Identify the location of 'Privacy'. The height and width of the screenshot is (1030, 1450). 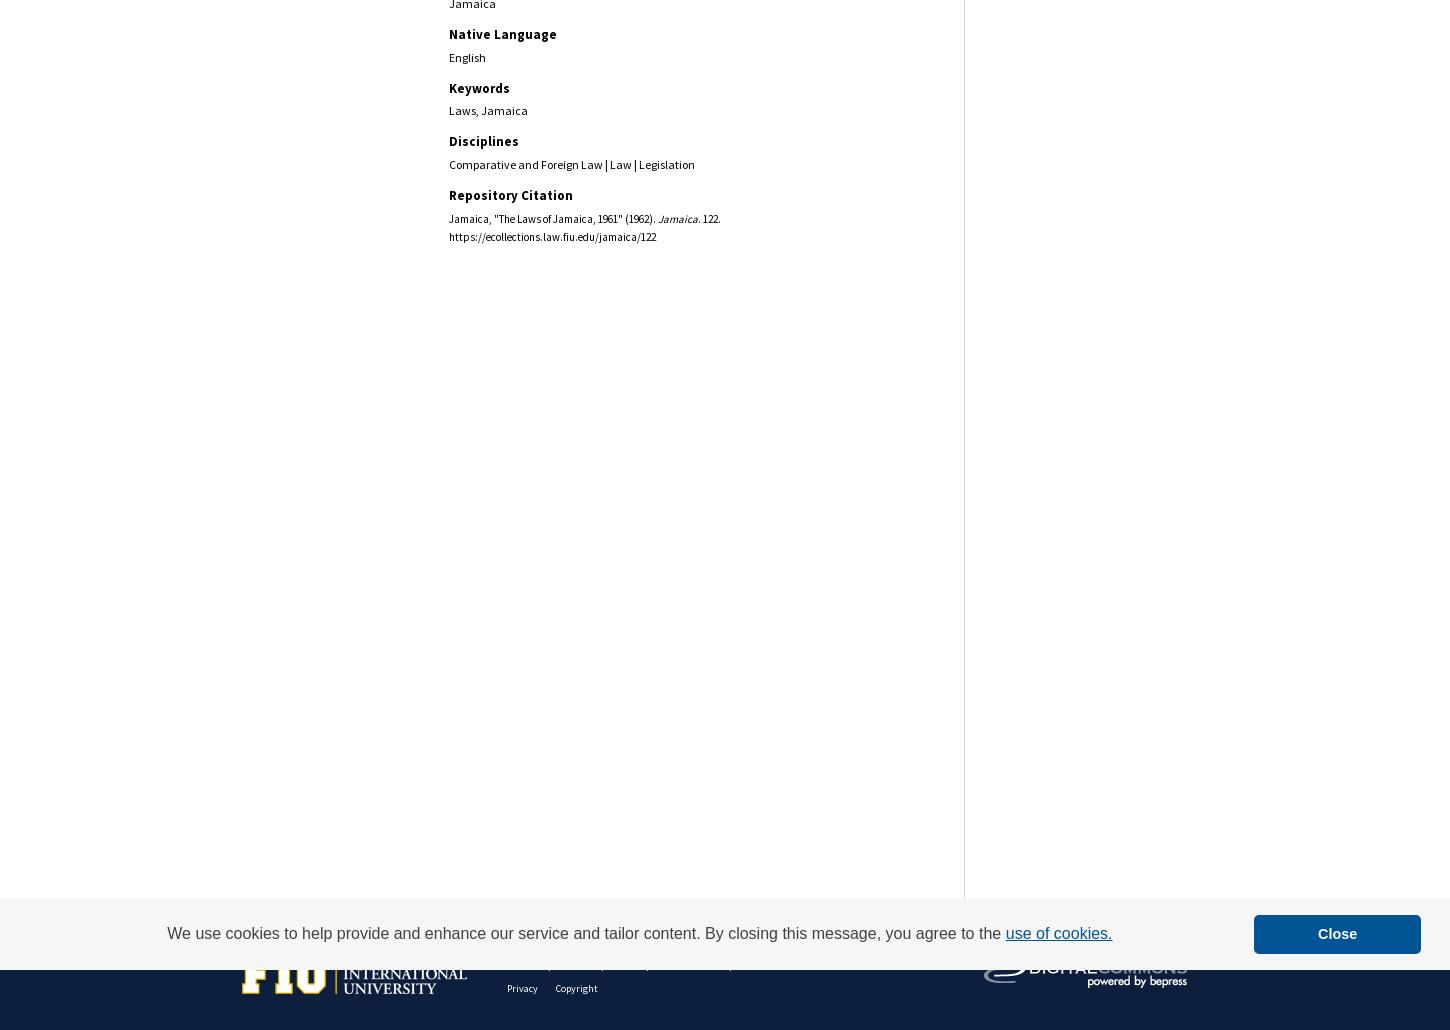
(523, 987).